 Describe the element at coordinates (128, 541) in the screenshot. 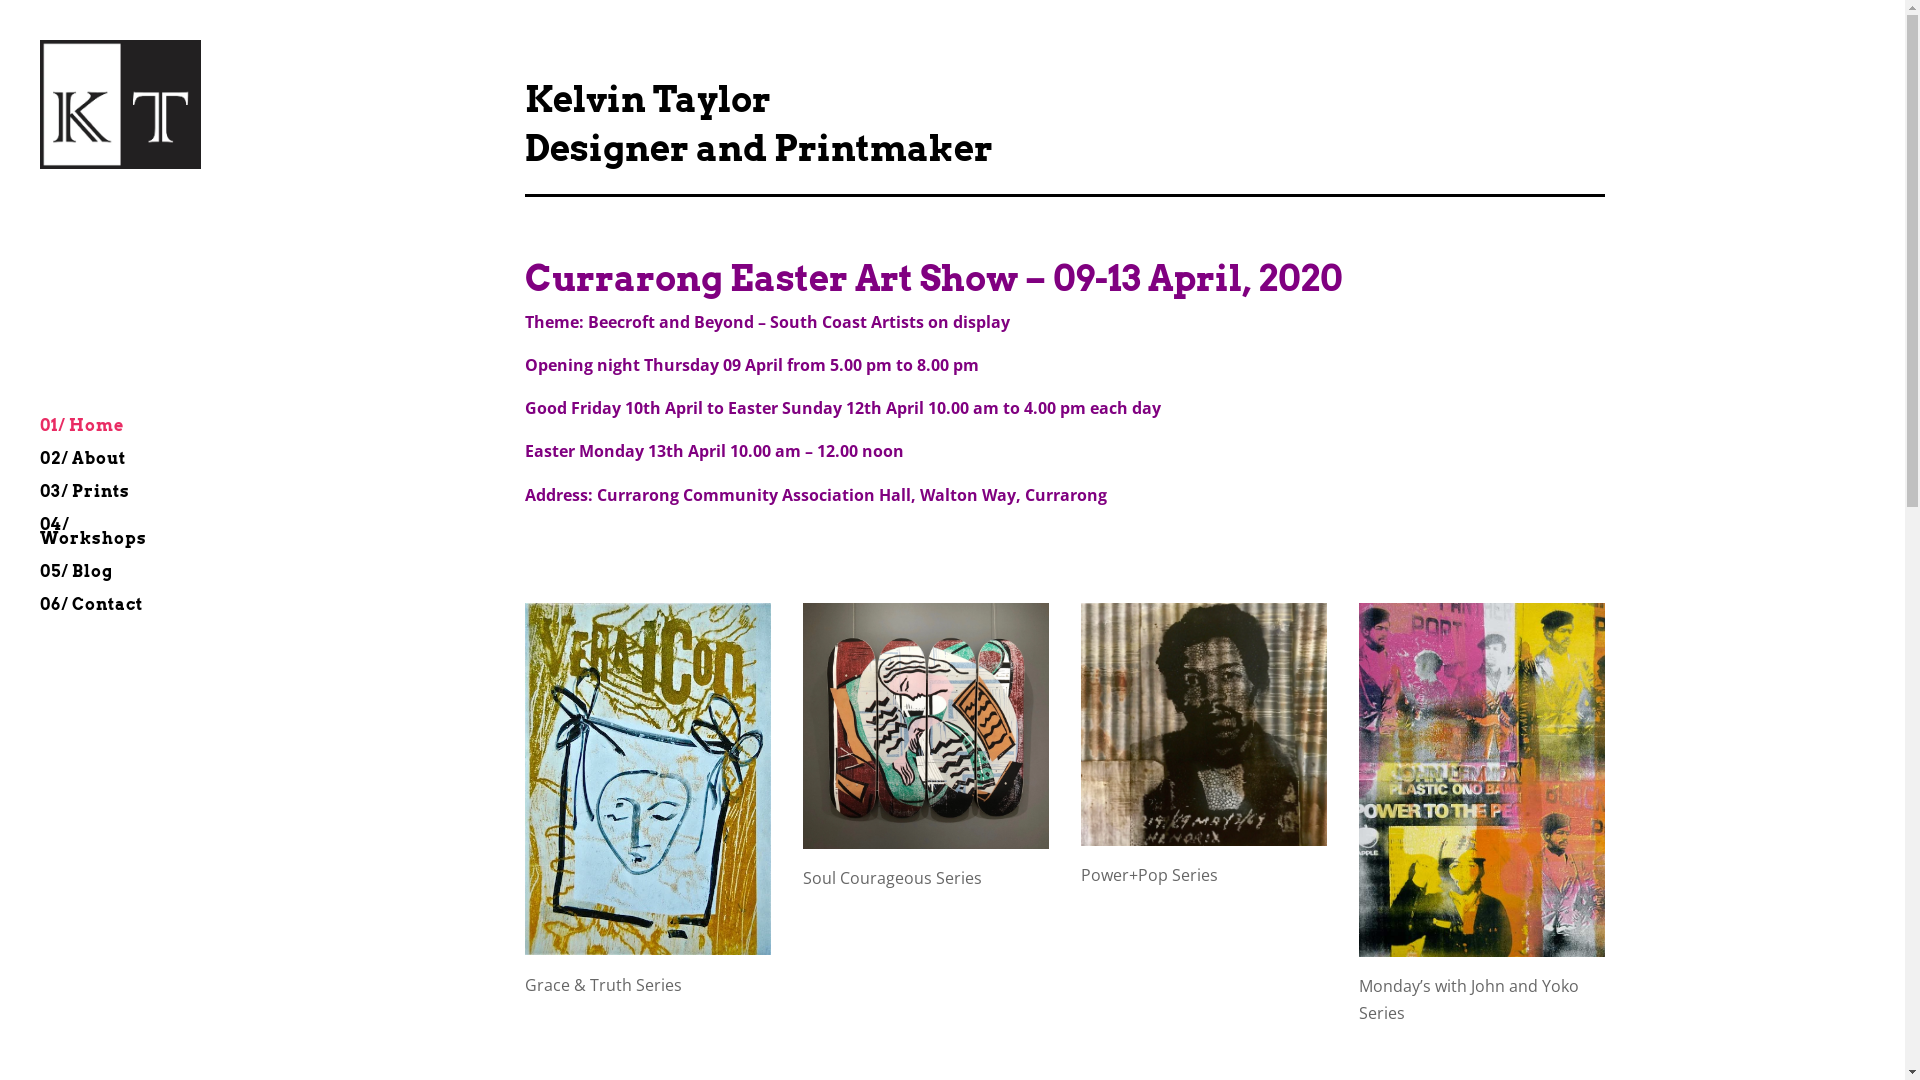

I see `'04/ Workshops'` at that location.